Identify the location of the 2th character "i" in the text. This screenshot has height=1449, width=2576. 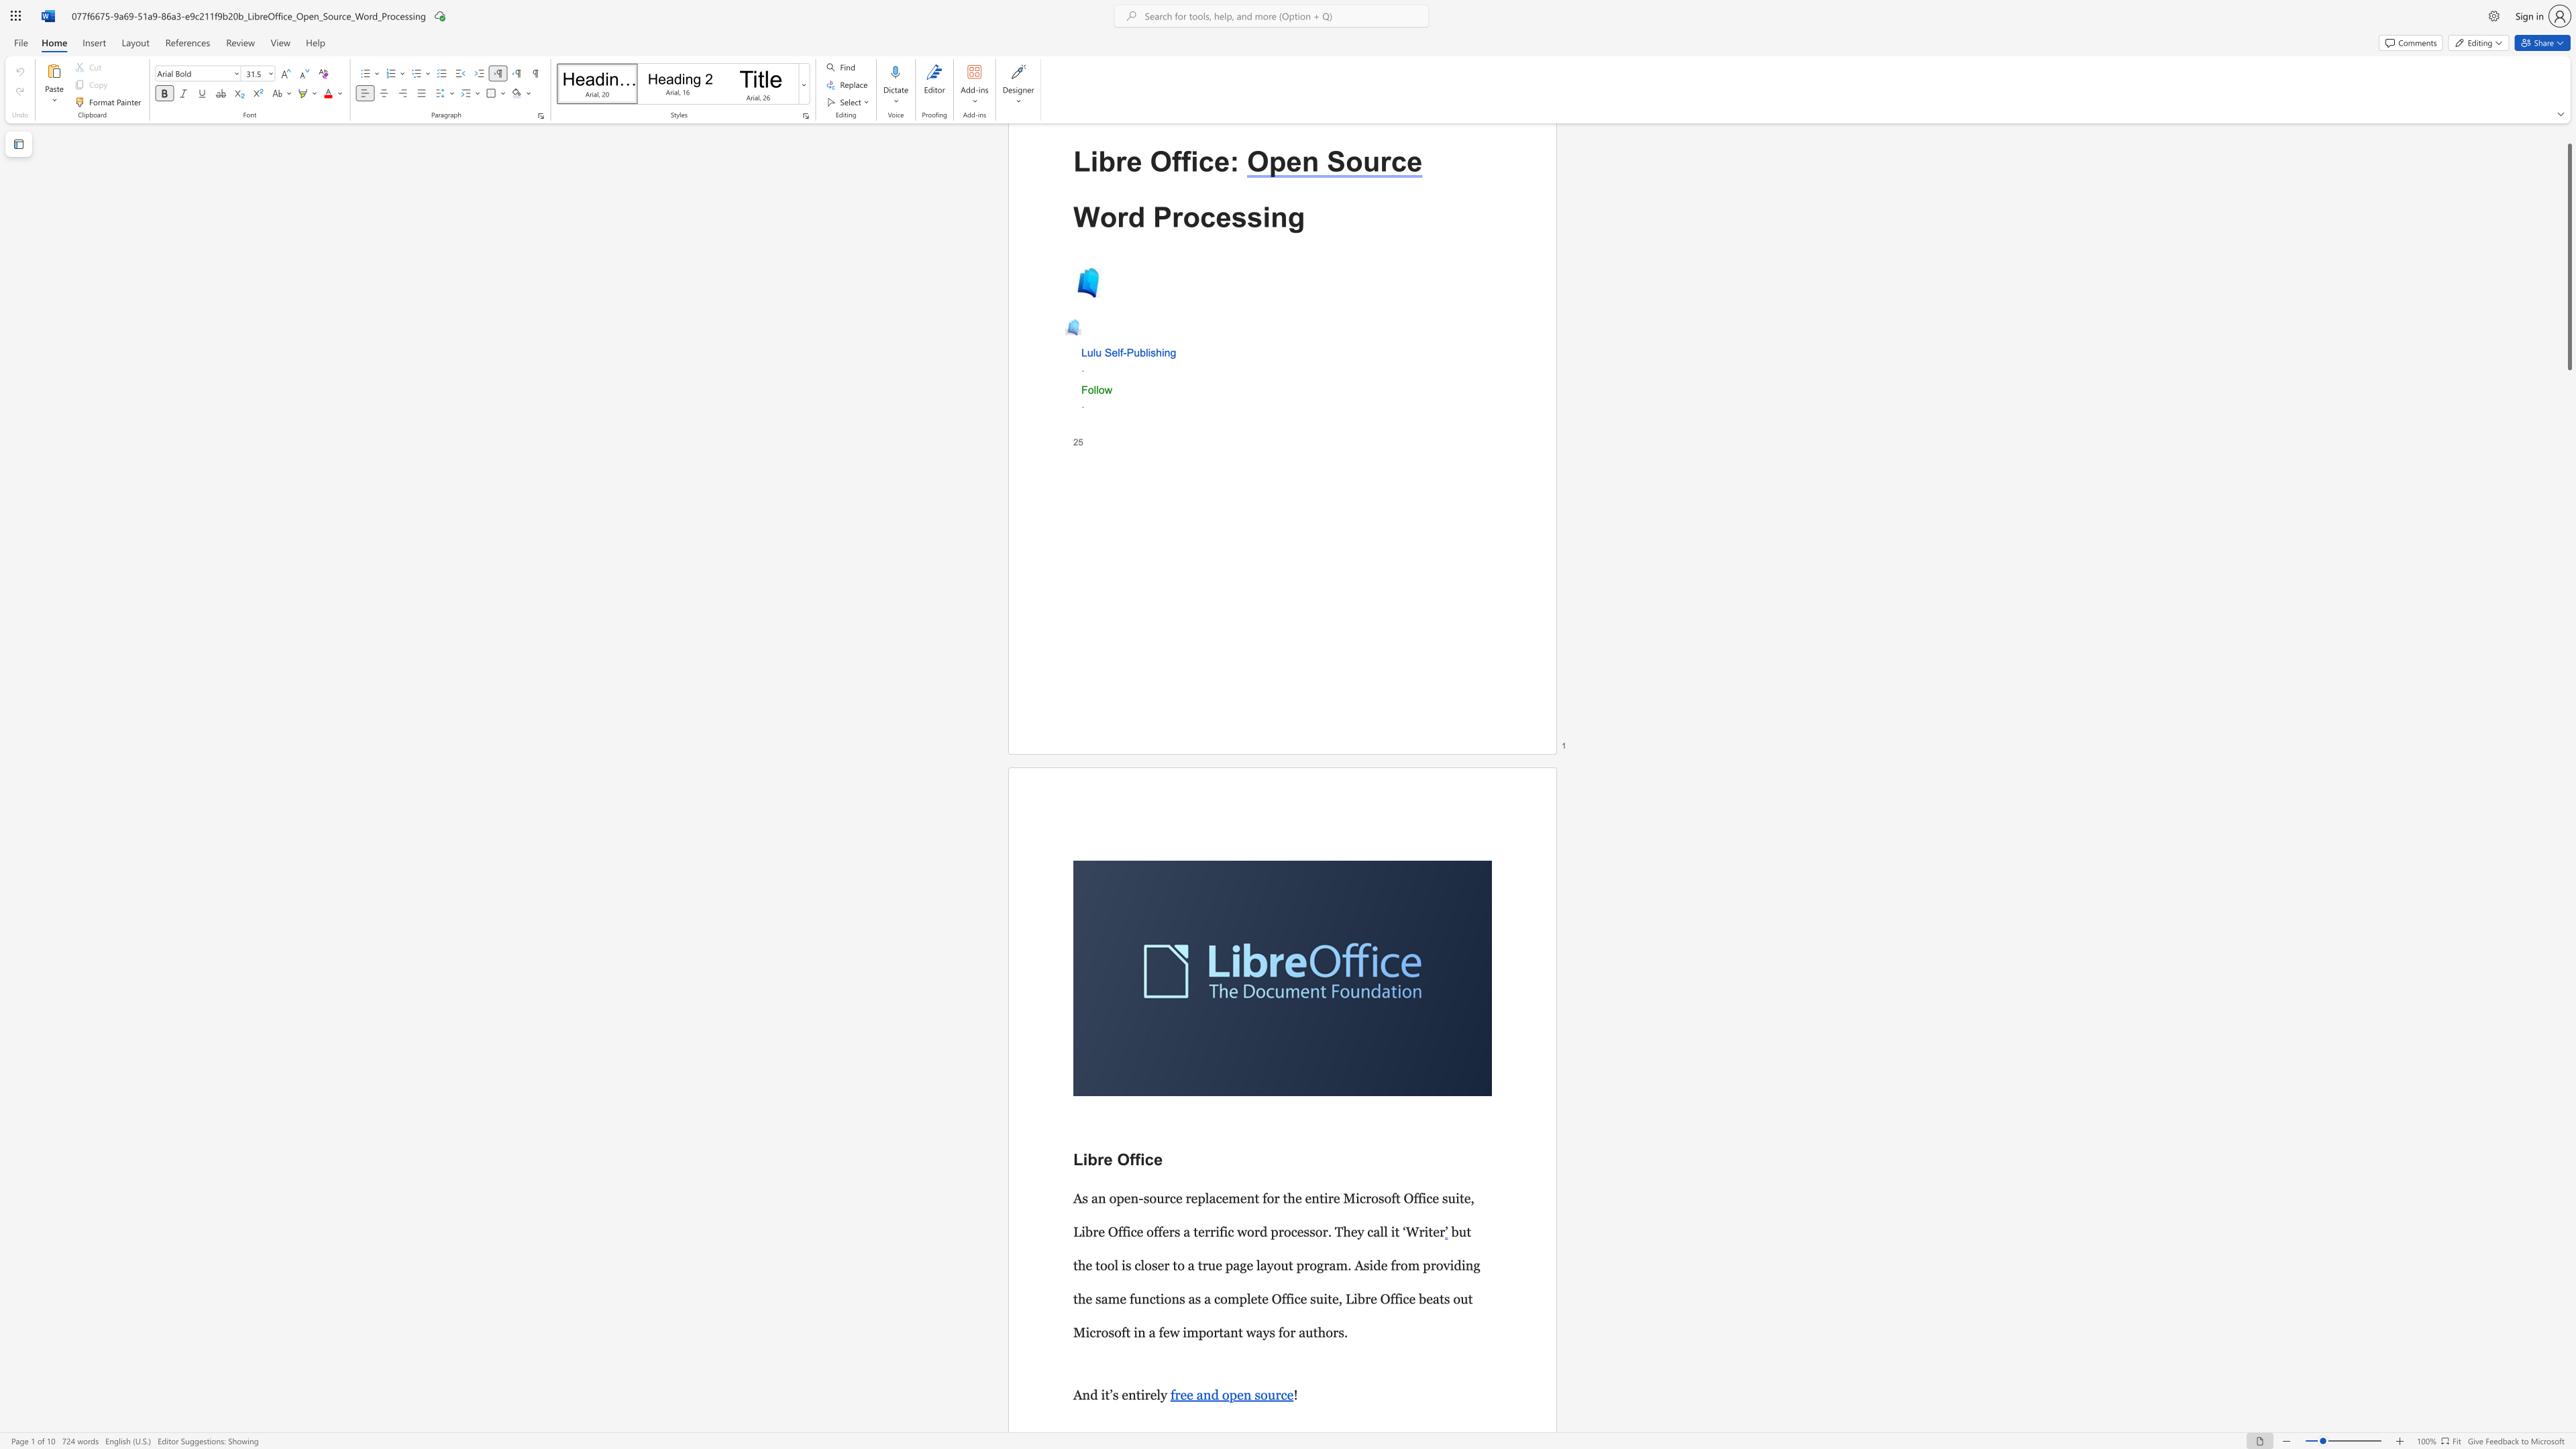
(1161, 352).